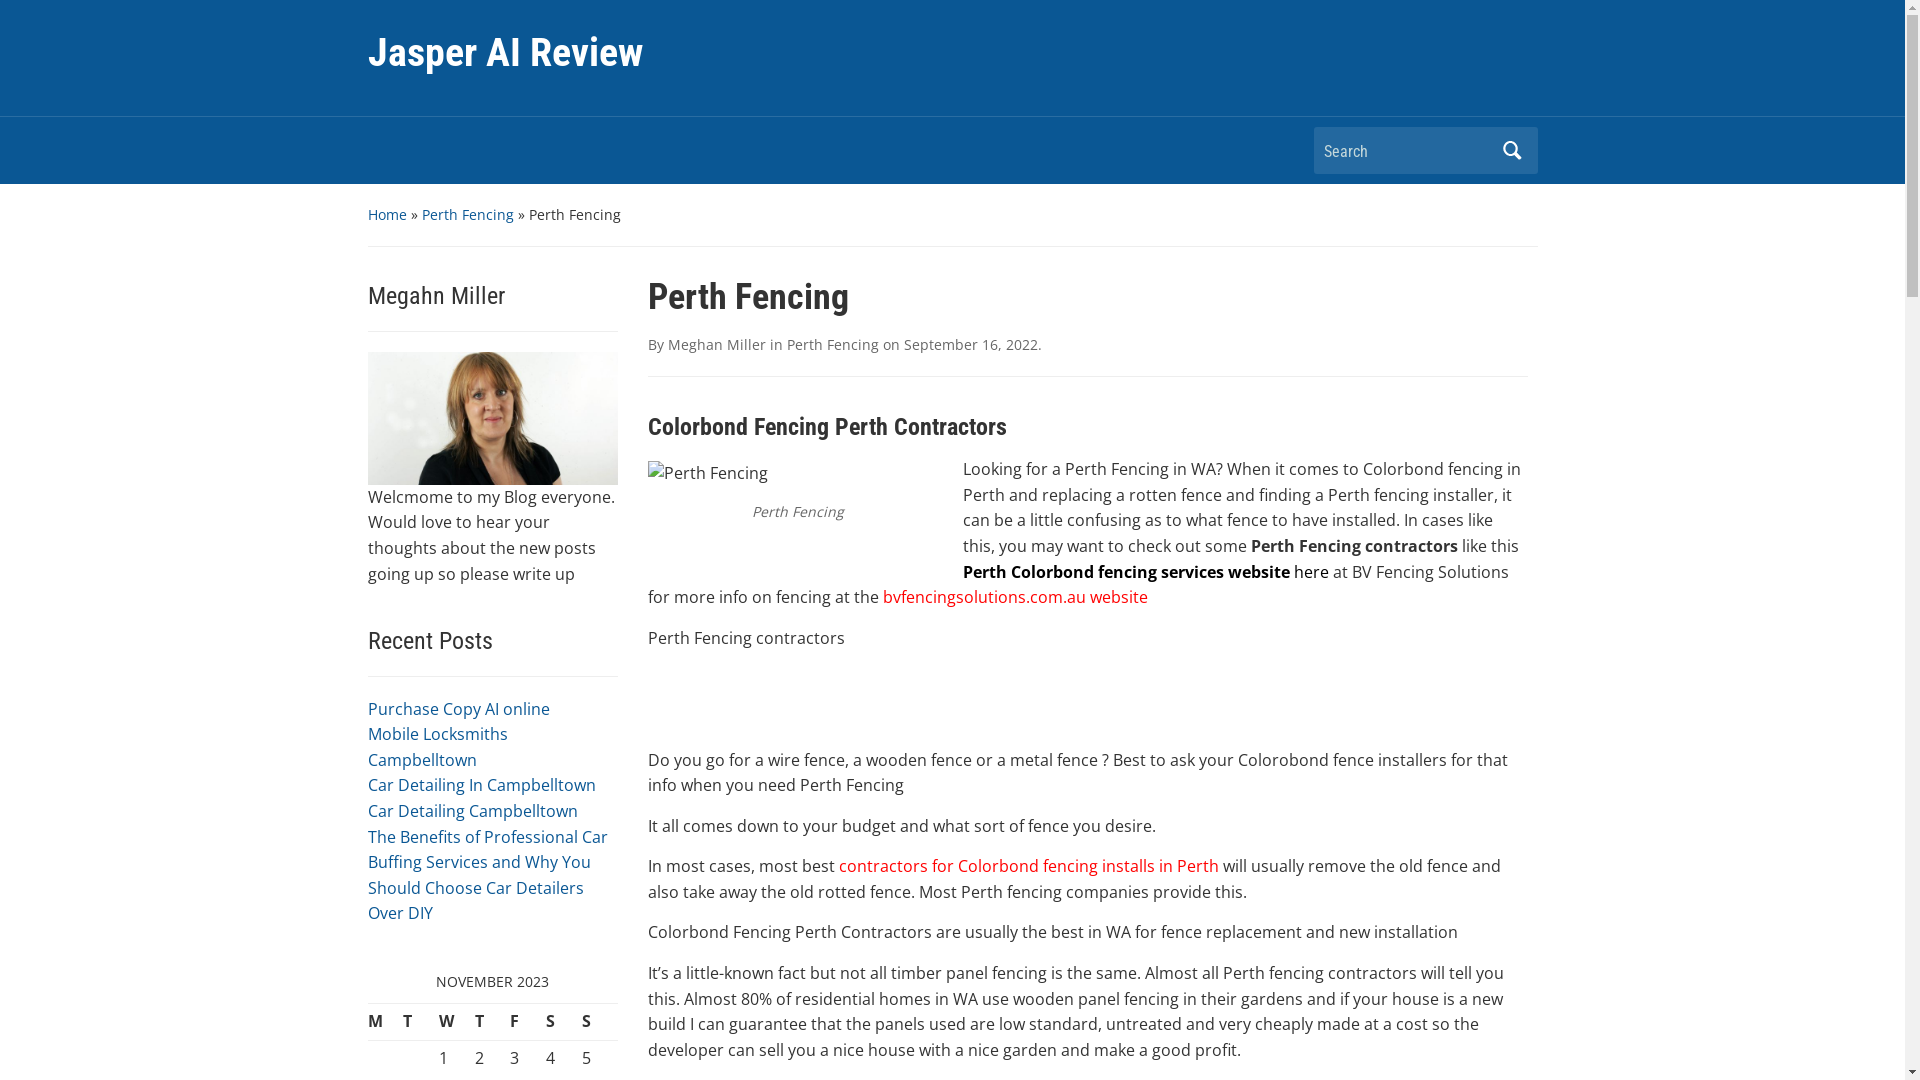 The width and height of the screenshot is (1920, 1080). I want to click on 'Purchase Copy AI online', so click(458, 708).